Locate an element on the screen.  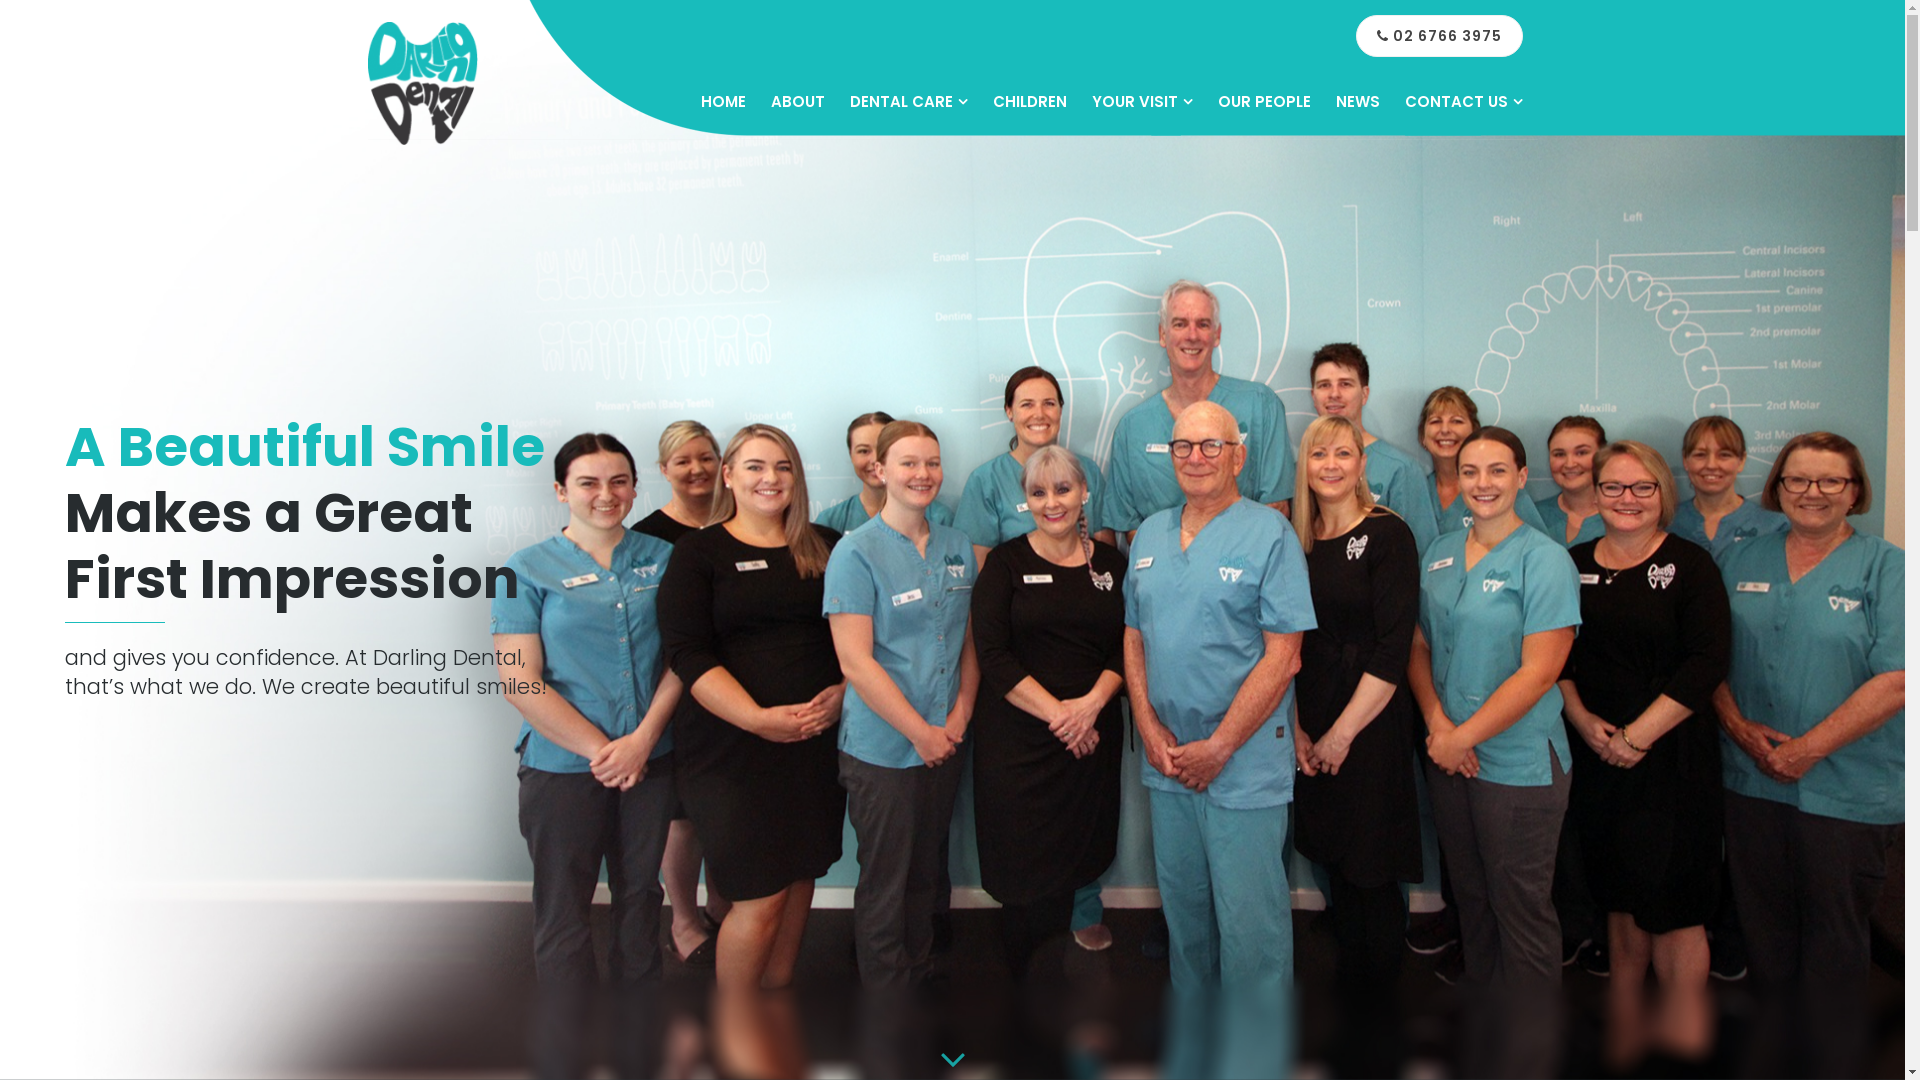
'DENTAL CARE' is located at coordinates (849, 101).